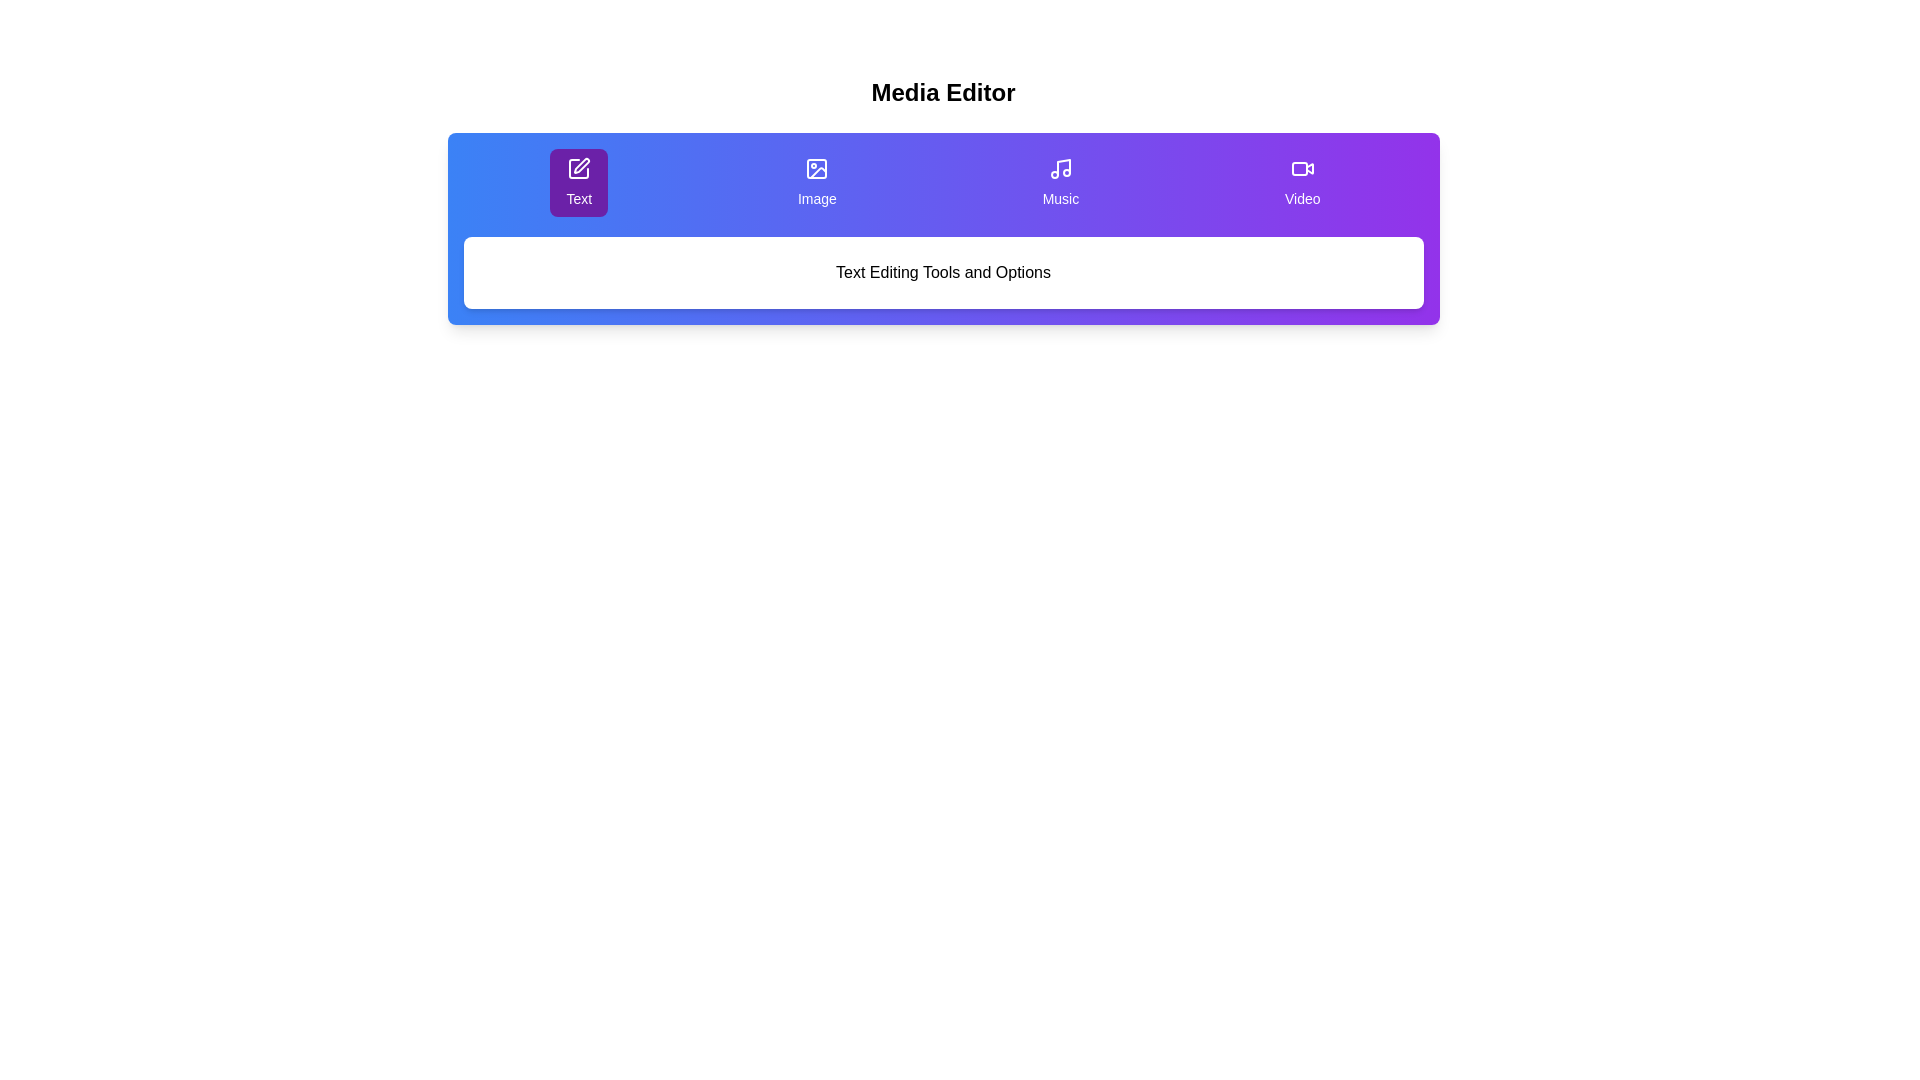 The height and width of the screenshot is (1080, 1920). What do you see at coordinates (1059, 182) in the screenshot?
I see `the 'Music' button with a musical note icon and label` at bounding box center [1059, 182].